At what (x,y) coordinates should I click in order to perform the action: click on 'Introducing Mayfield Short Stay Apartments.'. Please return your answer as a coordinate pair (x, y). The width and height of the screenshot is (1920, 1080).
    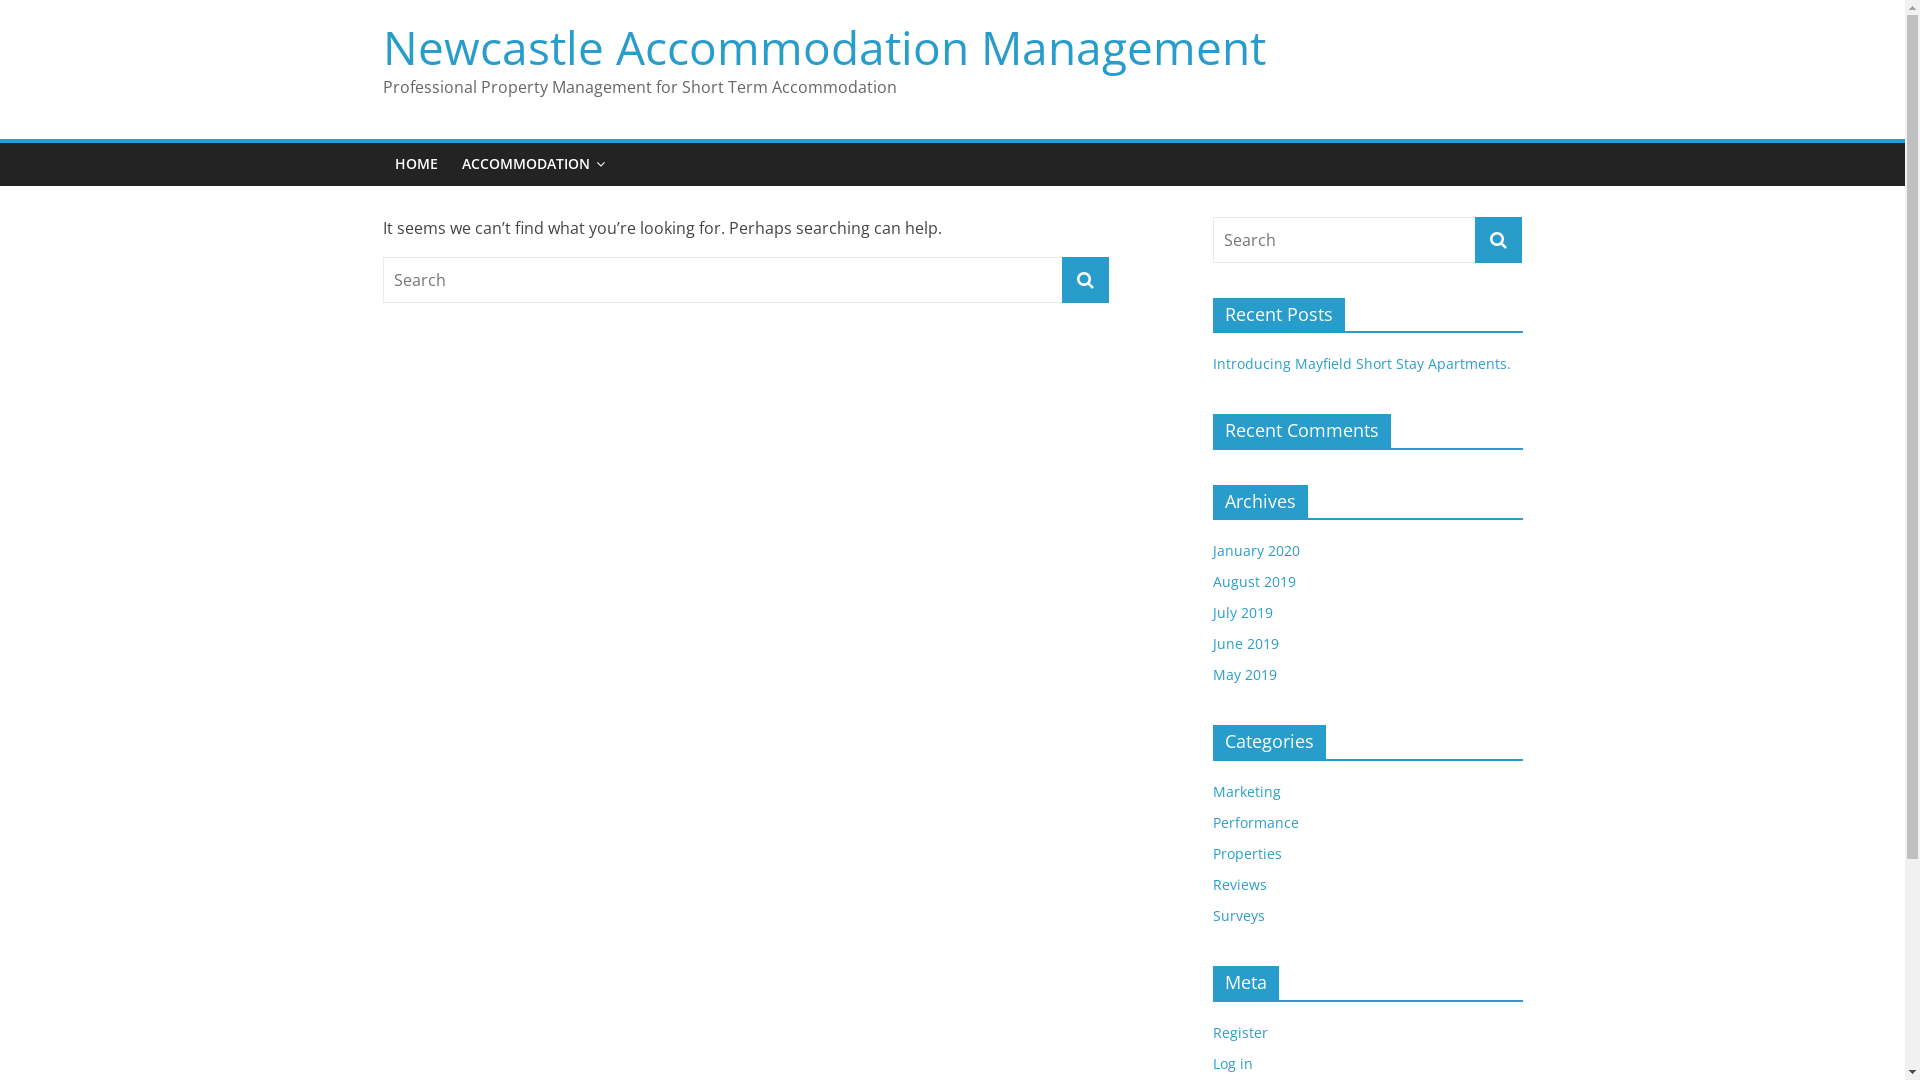
    Looking at the image, I should click on (1210, 363).